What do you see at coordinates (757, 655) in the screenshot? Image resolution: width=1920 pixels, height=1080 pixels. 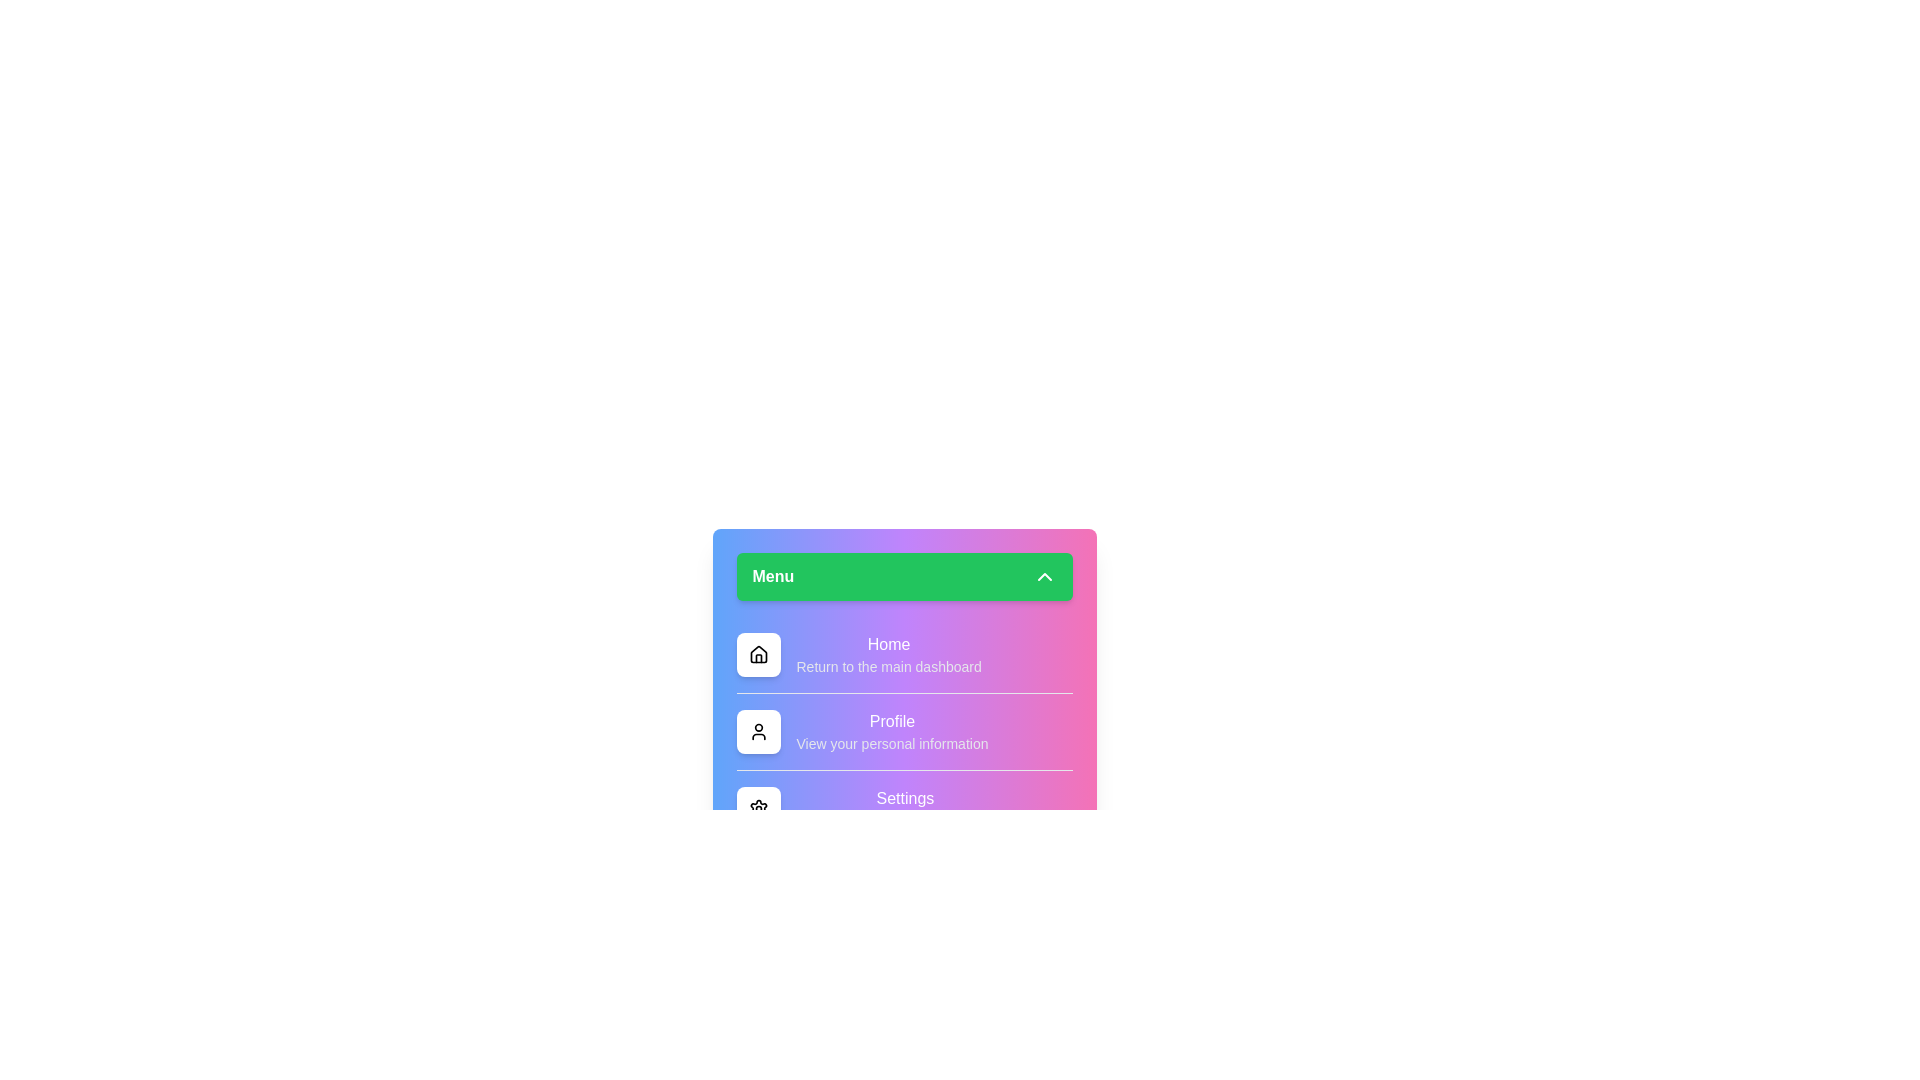 I see `the menu item corresponding to Home` at bounding box center [757, 655].